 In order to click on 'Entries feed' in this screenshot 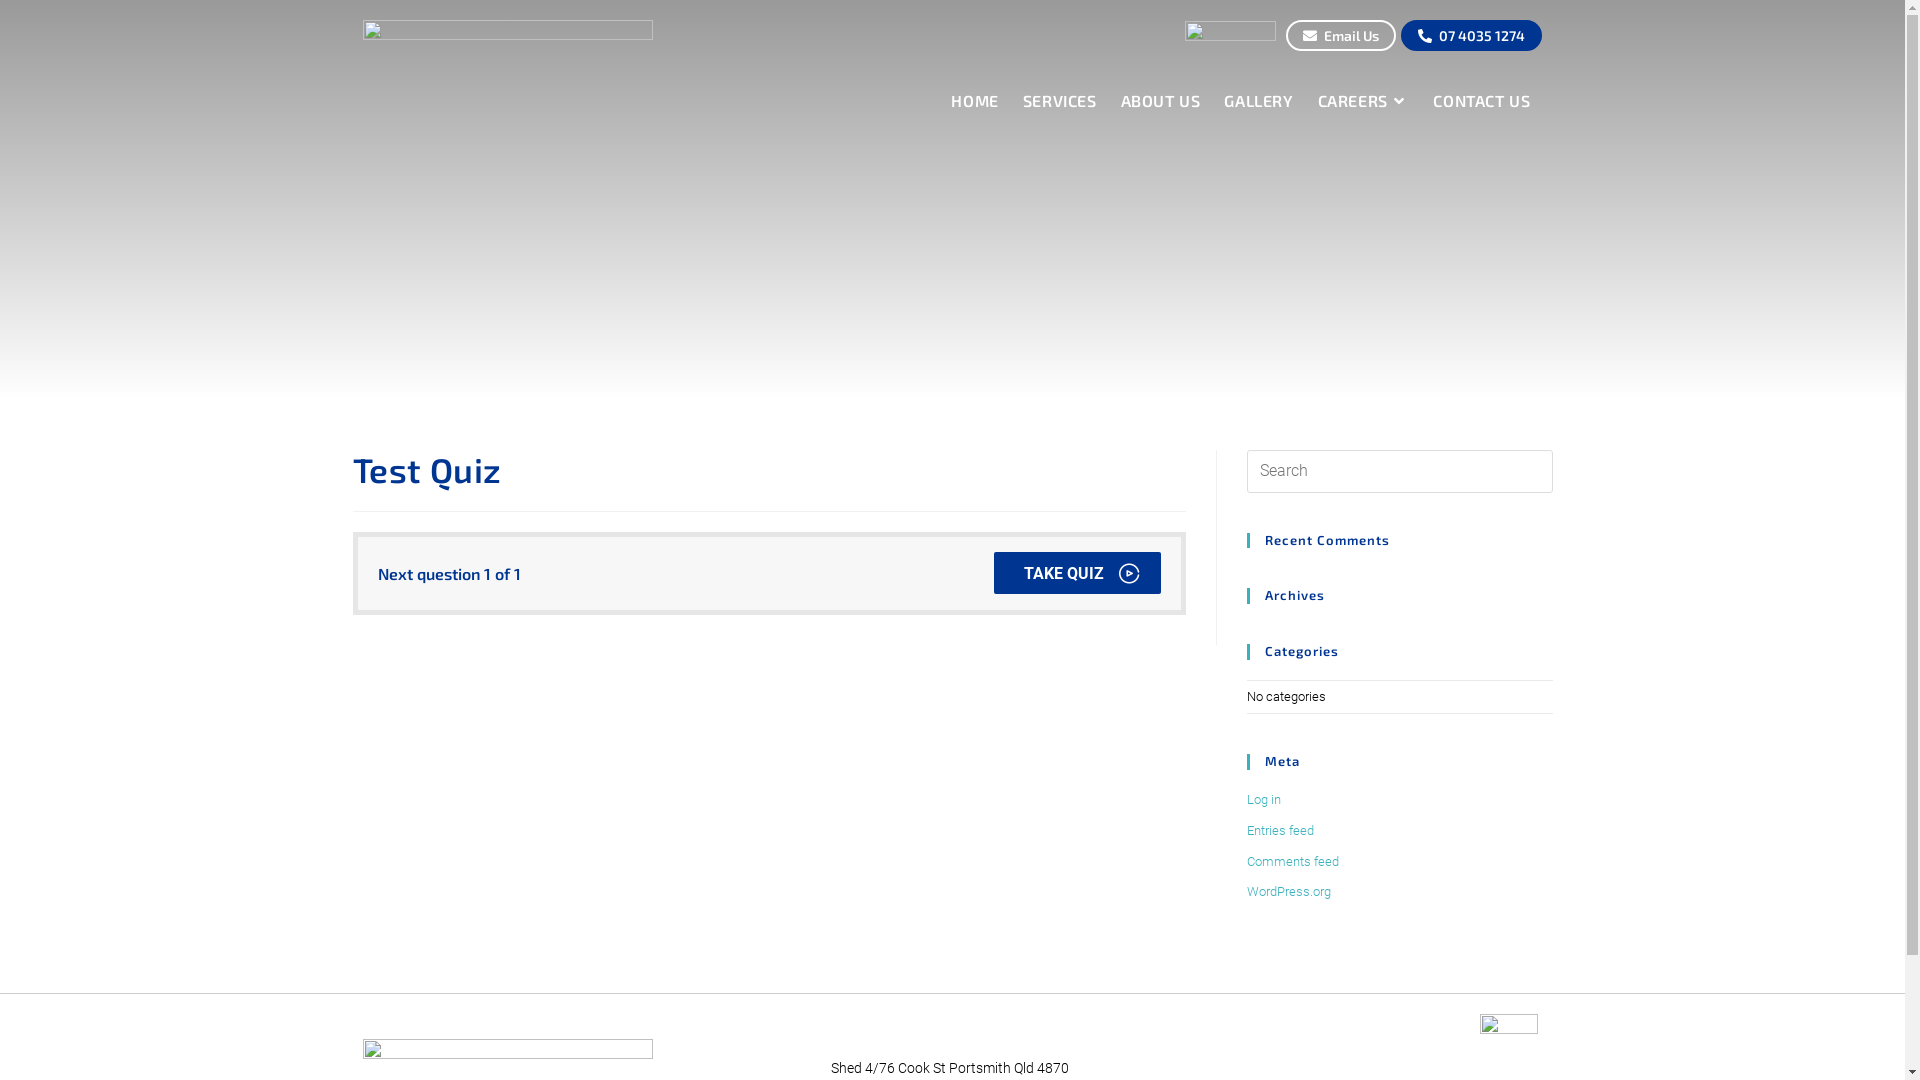, I will do `click(1278, 830)`.